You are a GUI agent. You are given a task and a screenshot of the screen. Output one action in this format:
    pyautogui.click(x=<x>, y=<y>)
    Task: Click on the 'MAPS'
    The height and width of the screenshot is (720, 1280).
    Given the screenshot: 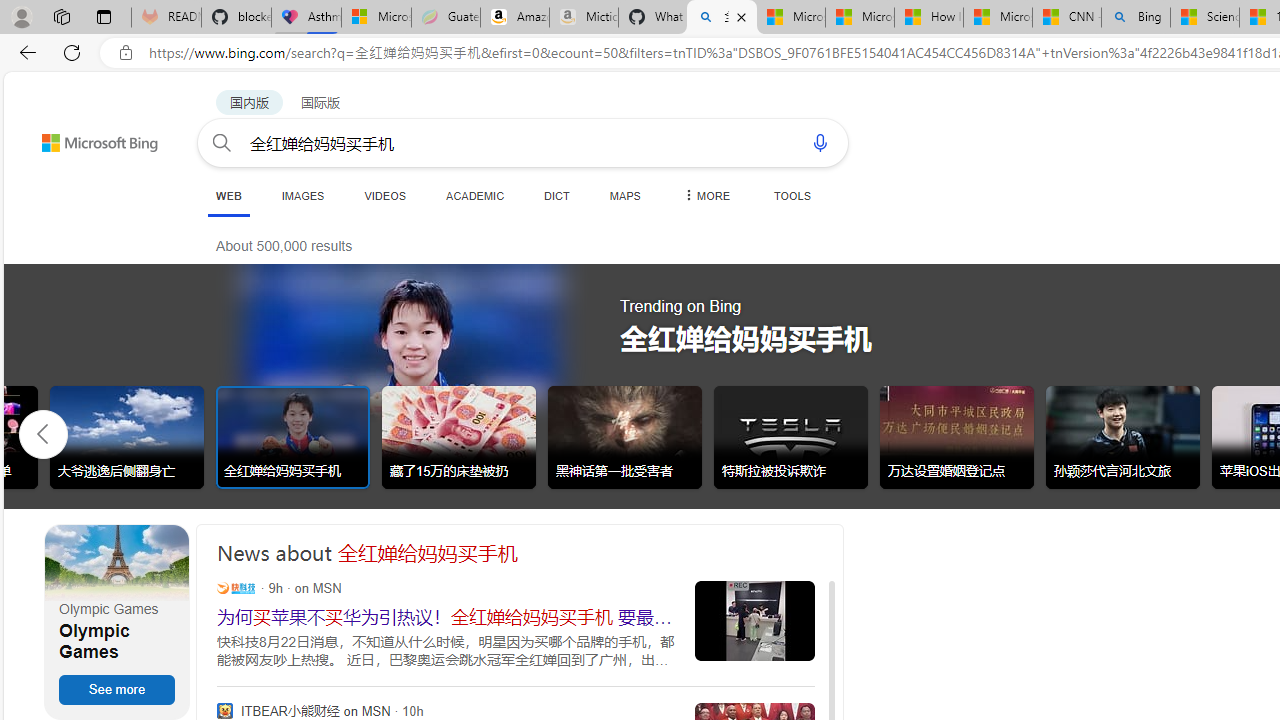 What is the action you would take?
    pyautogui.click(x=624, y=195)
    